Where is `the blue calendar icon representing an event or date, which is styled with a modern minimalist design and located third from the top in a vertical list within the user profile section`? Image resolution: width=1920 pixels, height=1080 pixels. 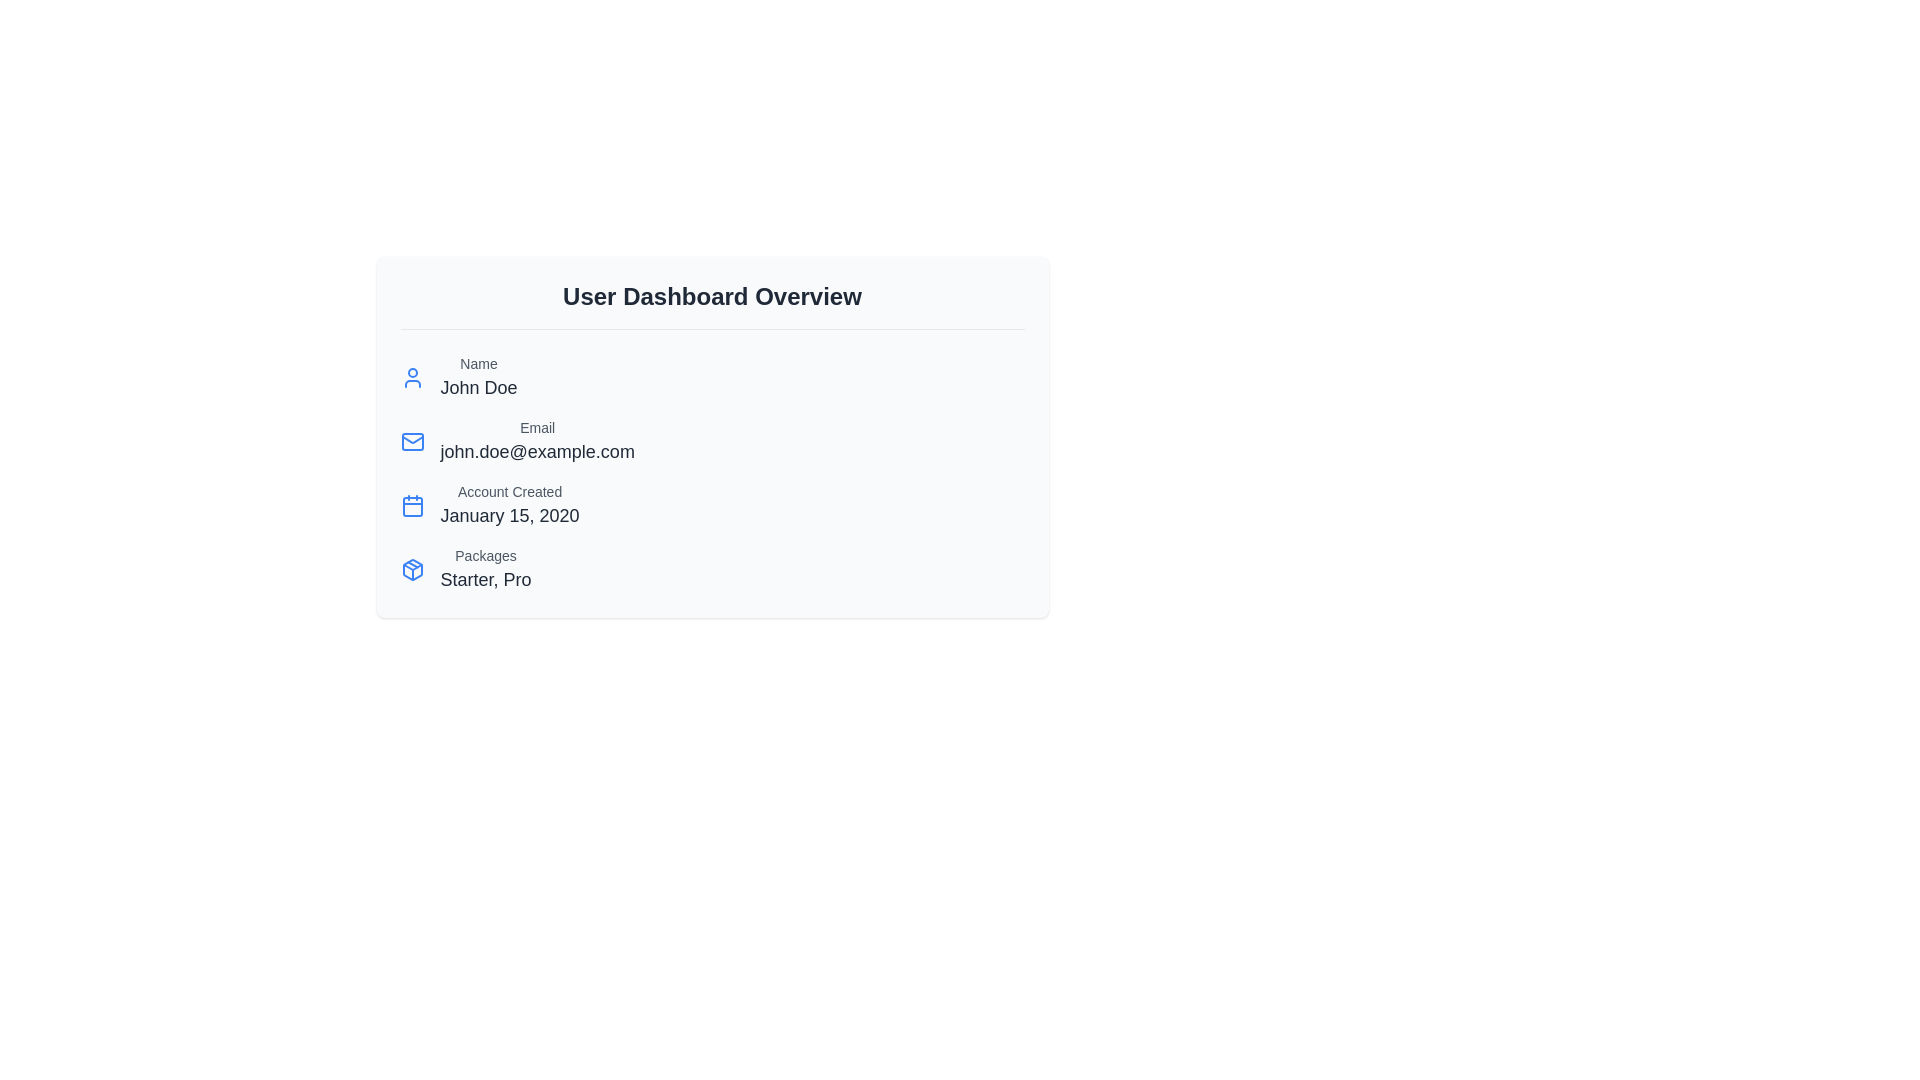 the blue calendar icon representing an event or date, which is styled with a modern minimalist design and located third from the top in a vertical list within the user profile section is located at coordinates (411, 504).